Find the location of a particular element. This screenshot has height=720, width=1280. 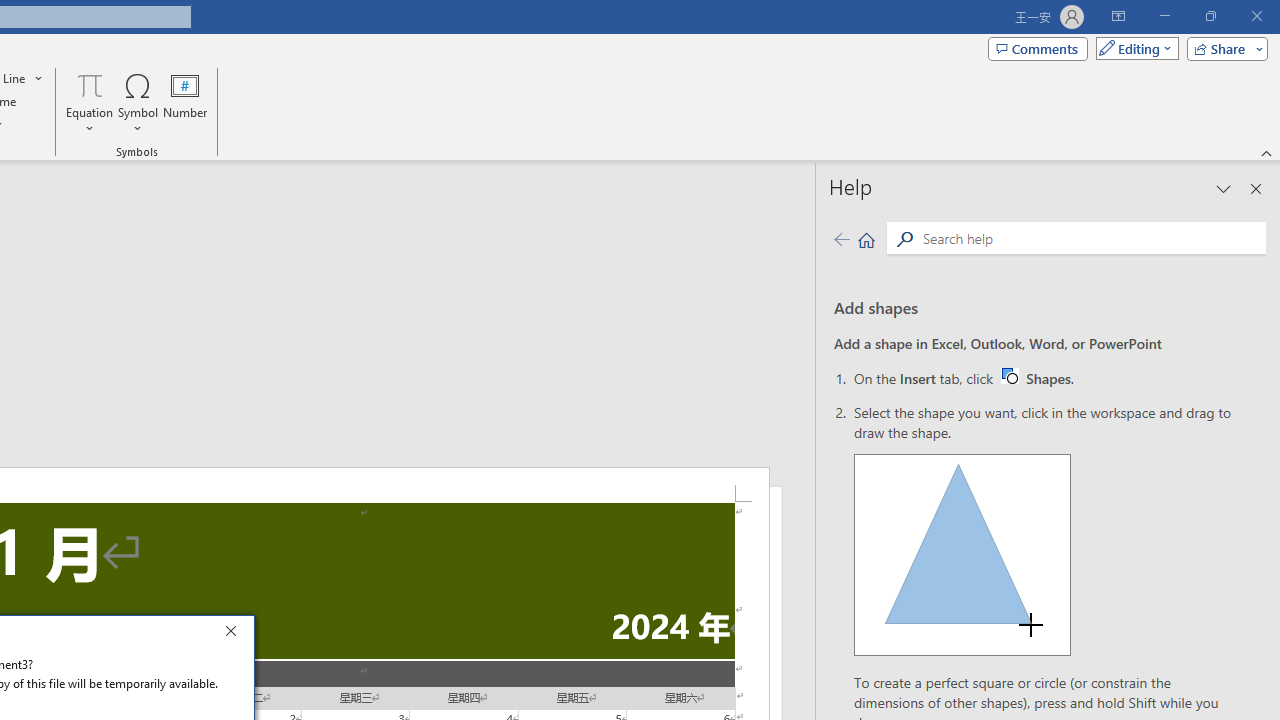

'Word W32 Shapes button icon' is located at coordinates (1009, 375).